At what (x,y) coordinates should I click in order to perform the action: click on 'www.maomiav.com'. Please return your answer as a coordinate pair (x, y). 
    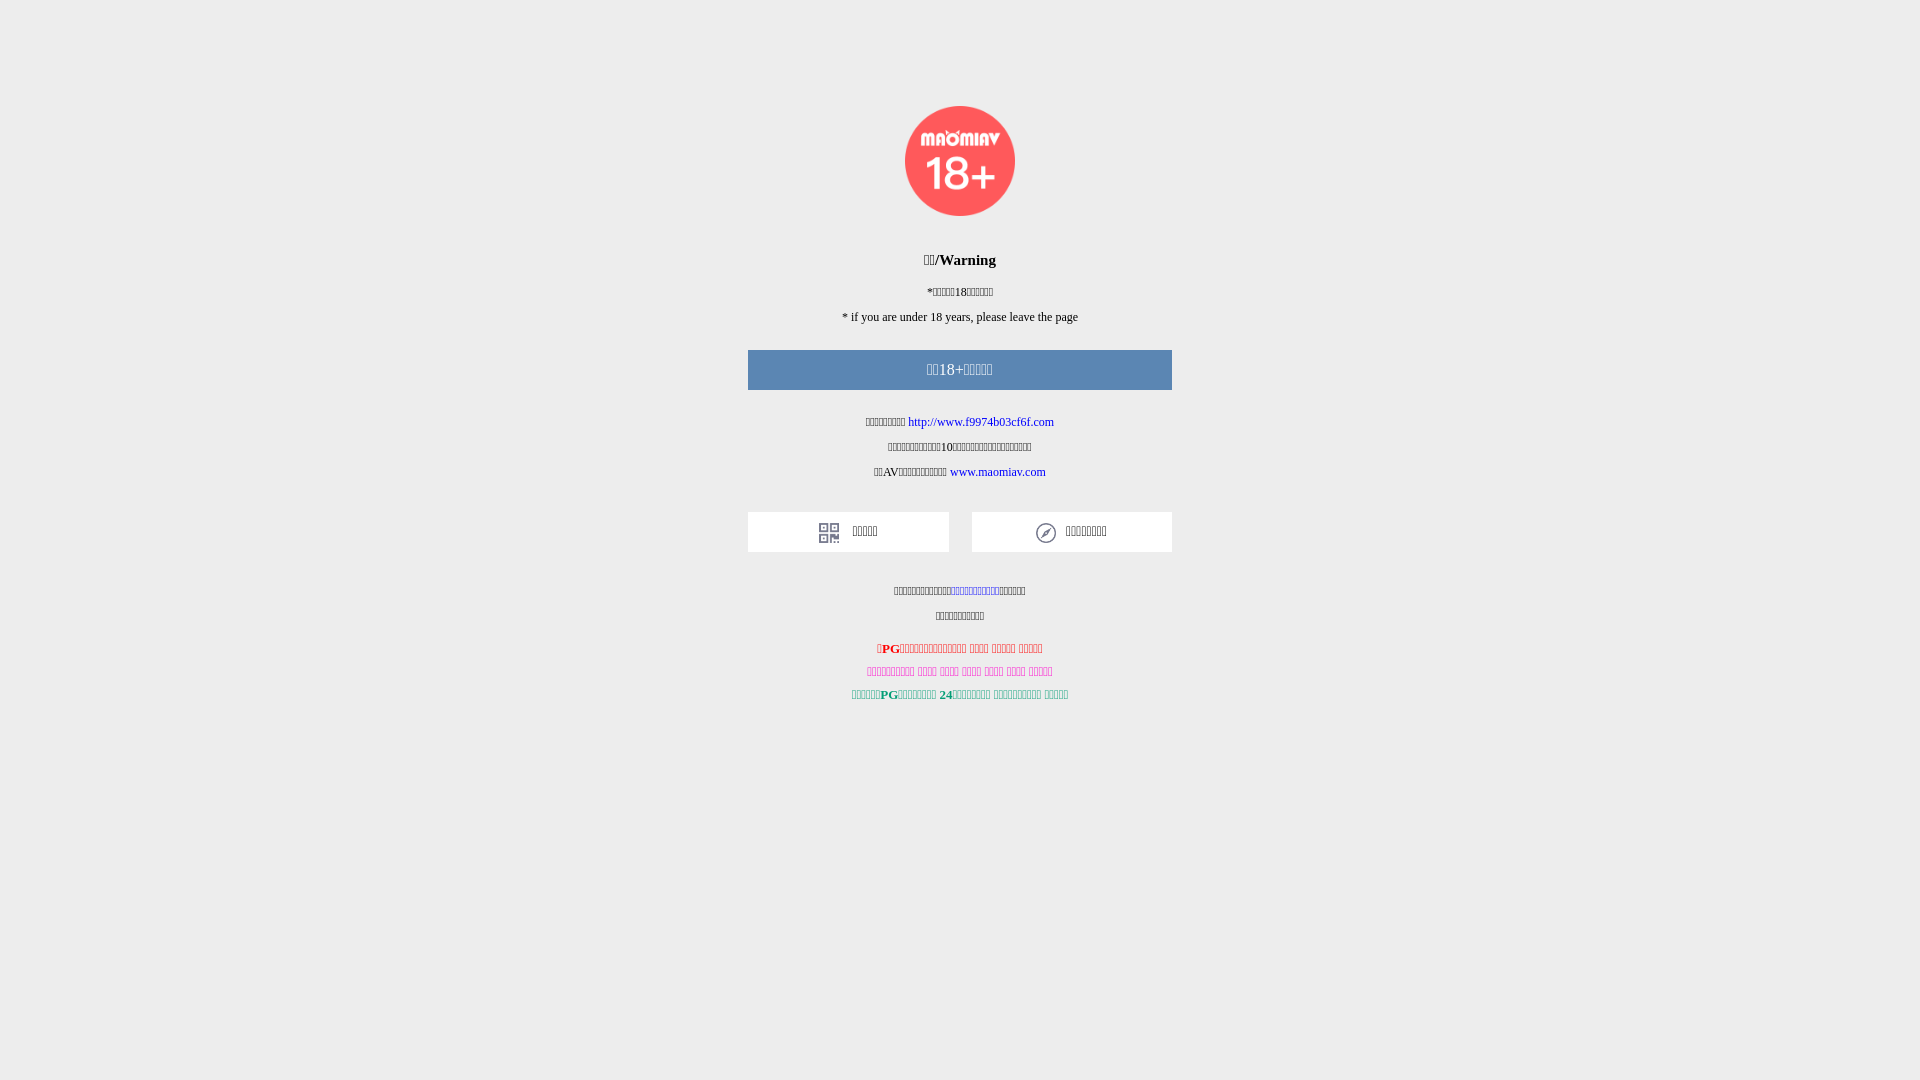
    Looking at the image, I should click on (998, 471).